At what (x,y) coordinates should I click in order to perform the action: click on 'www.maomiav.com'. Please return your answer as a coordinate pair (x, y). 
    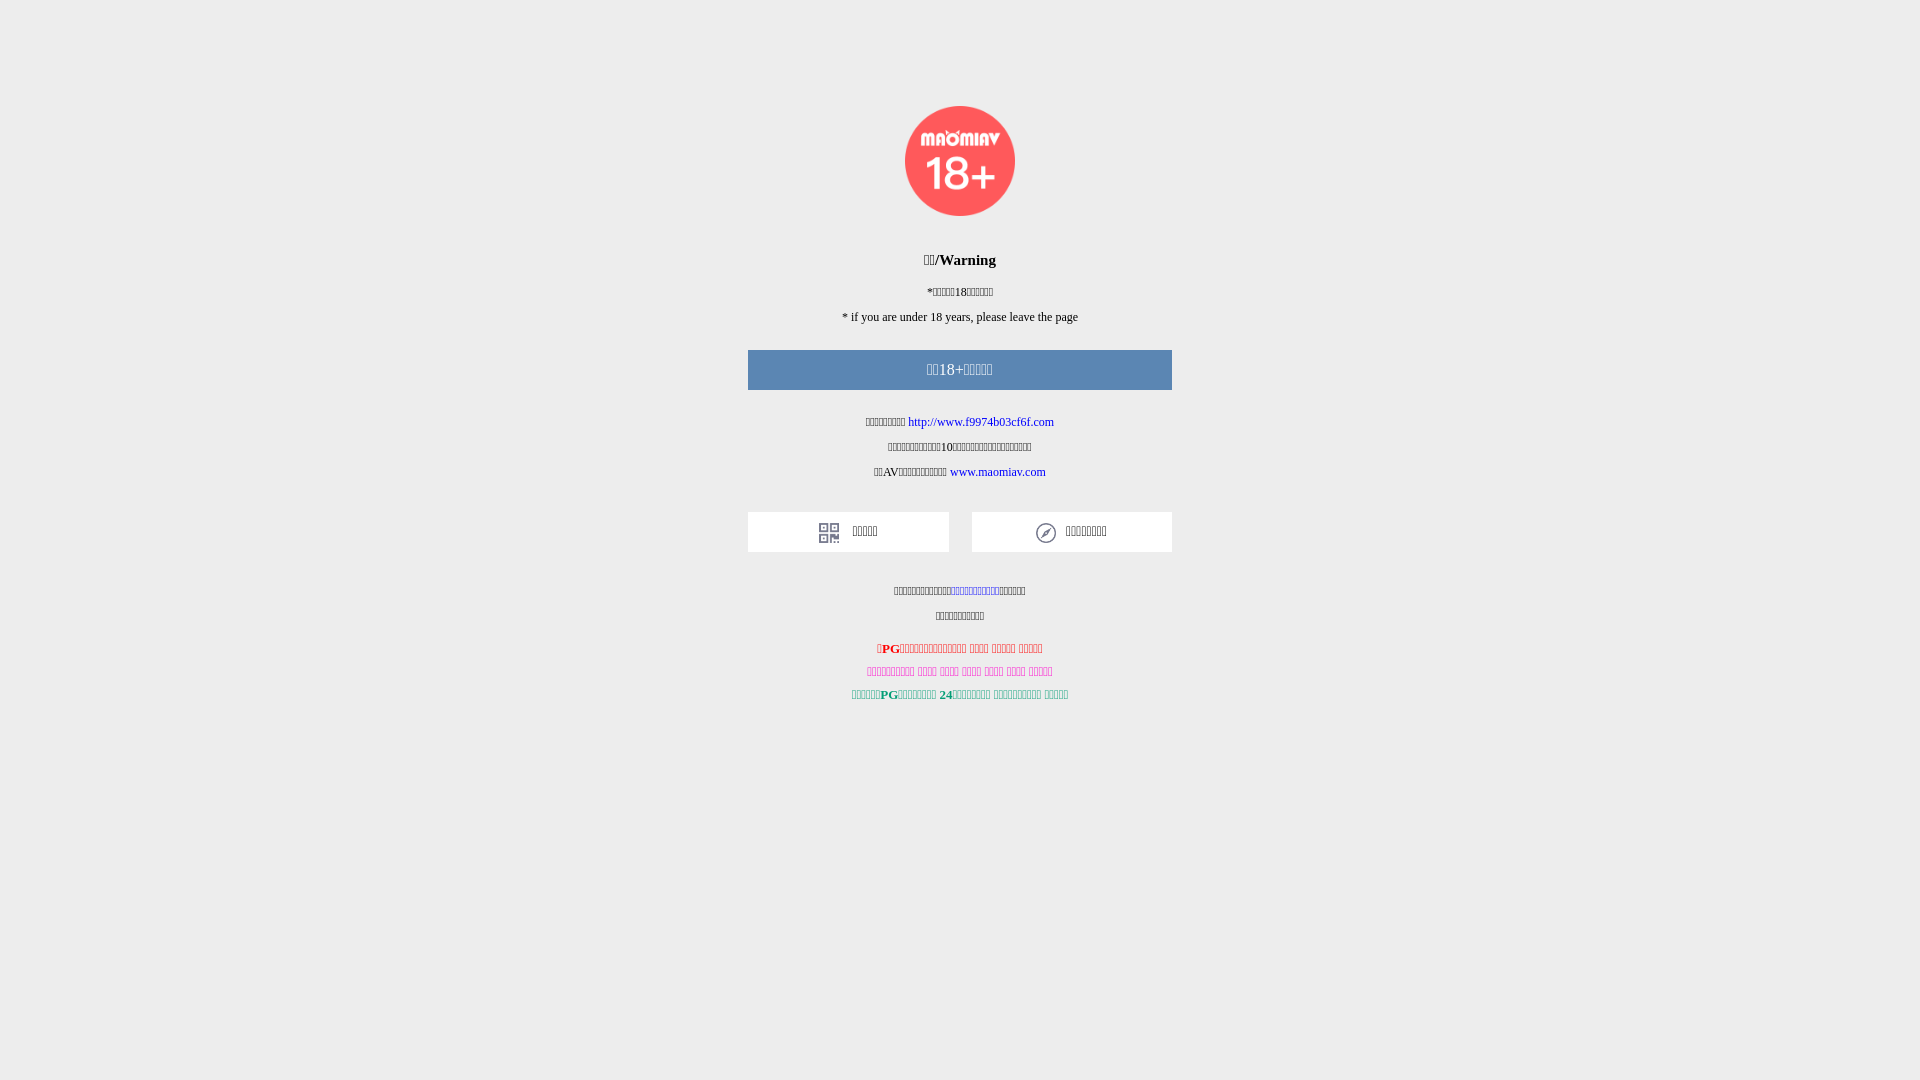
    Looking at the image, I should click on (998, 471).